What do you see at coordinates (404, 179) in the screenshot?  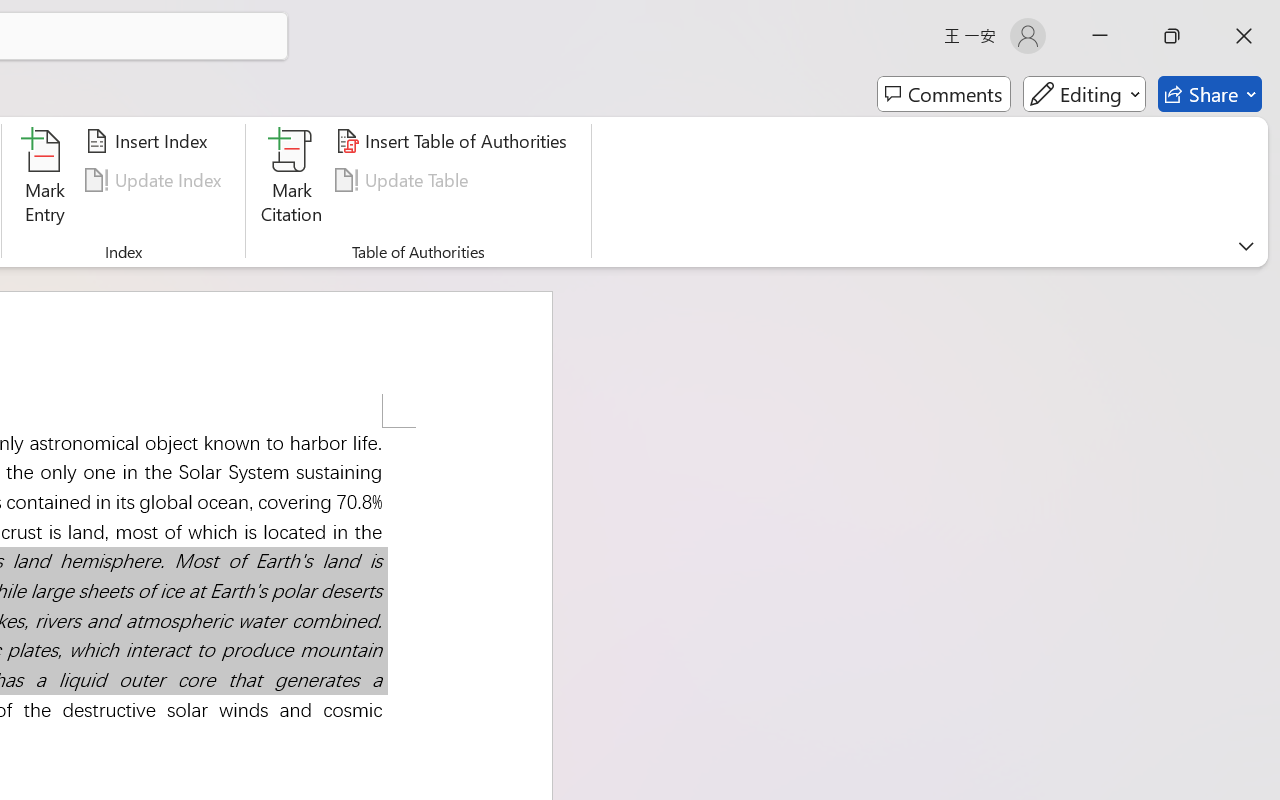 I see `'Update Table'` at bounding box center [404, 179].